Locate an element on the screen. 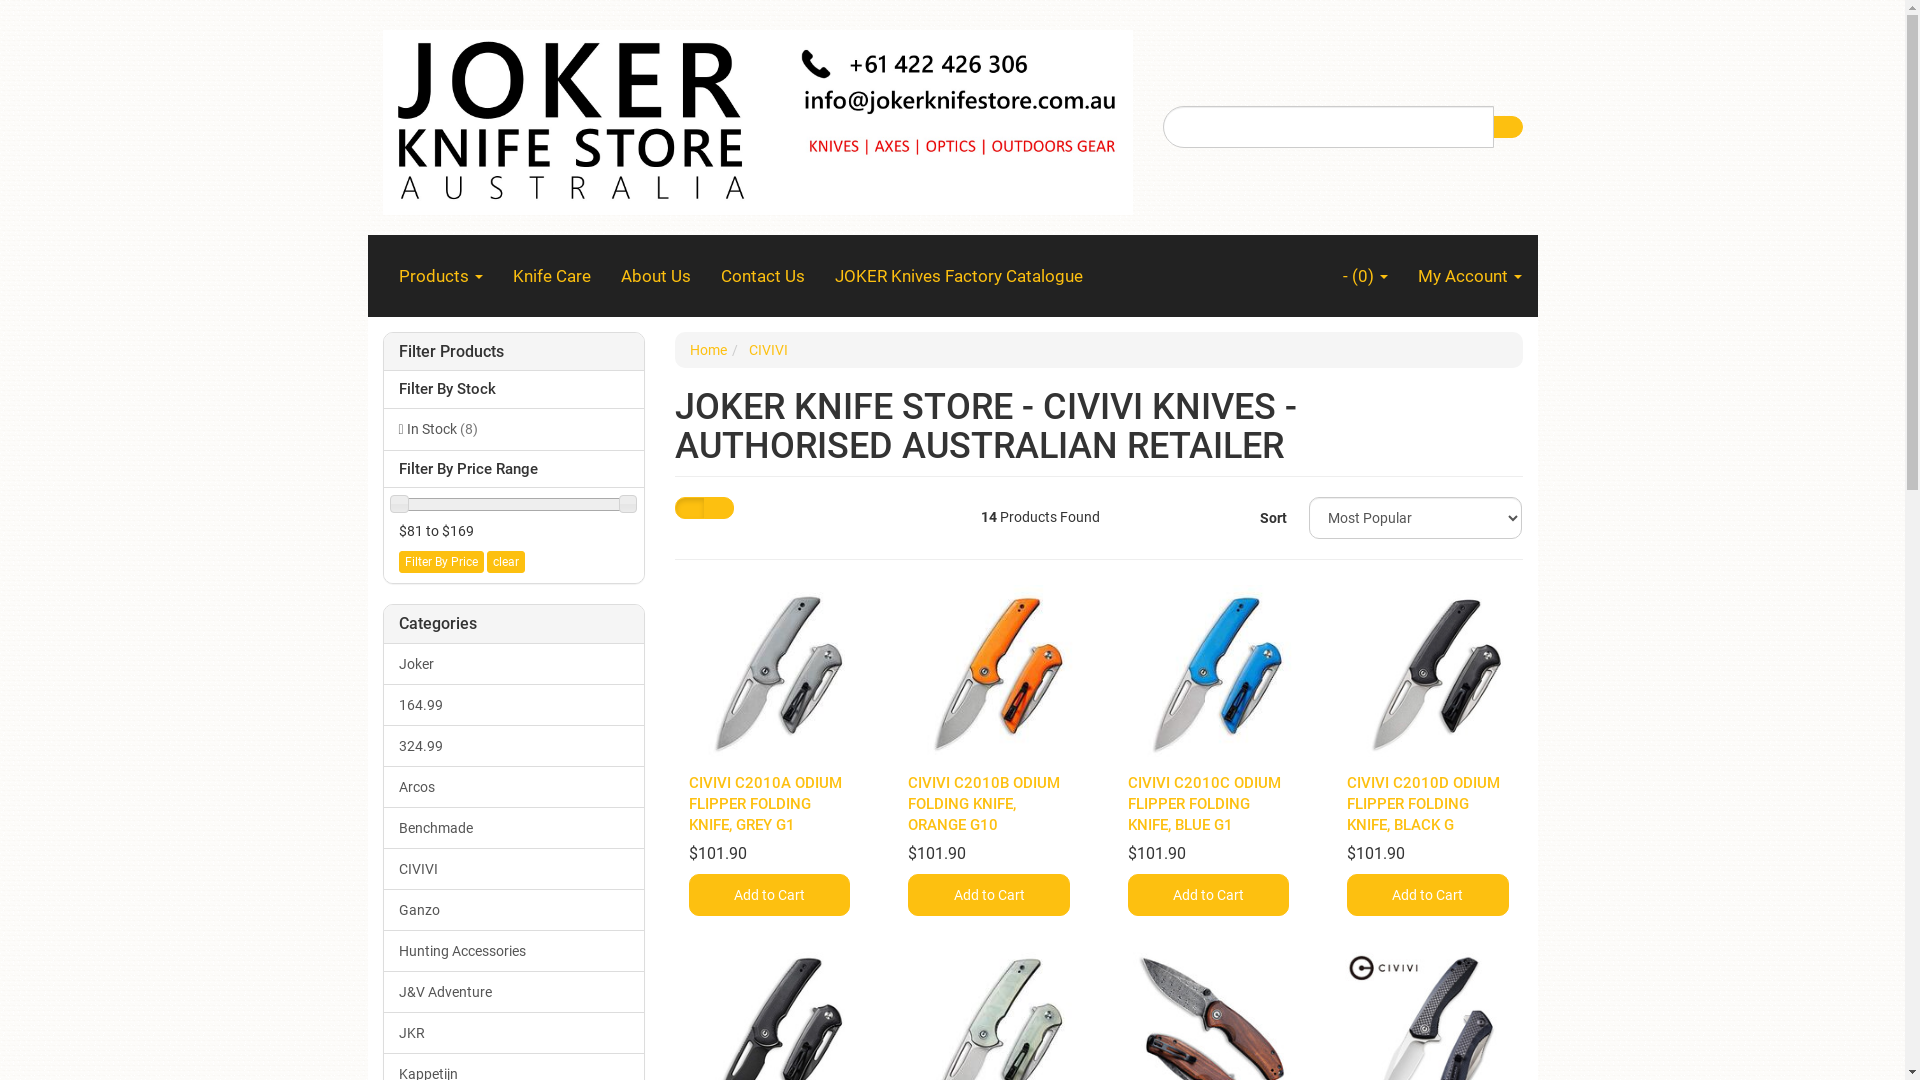 The image size is (1920, 1080). '164.99' is located at coordinates (514, 703).